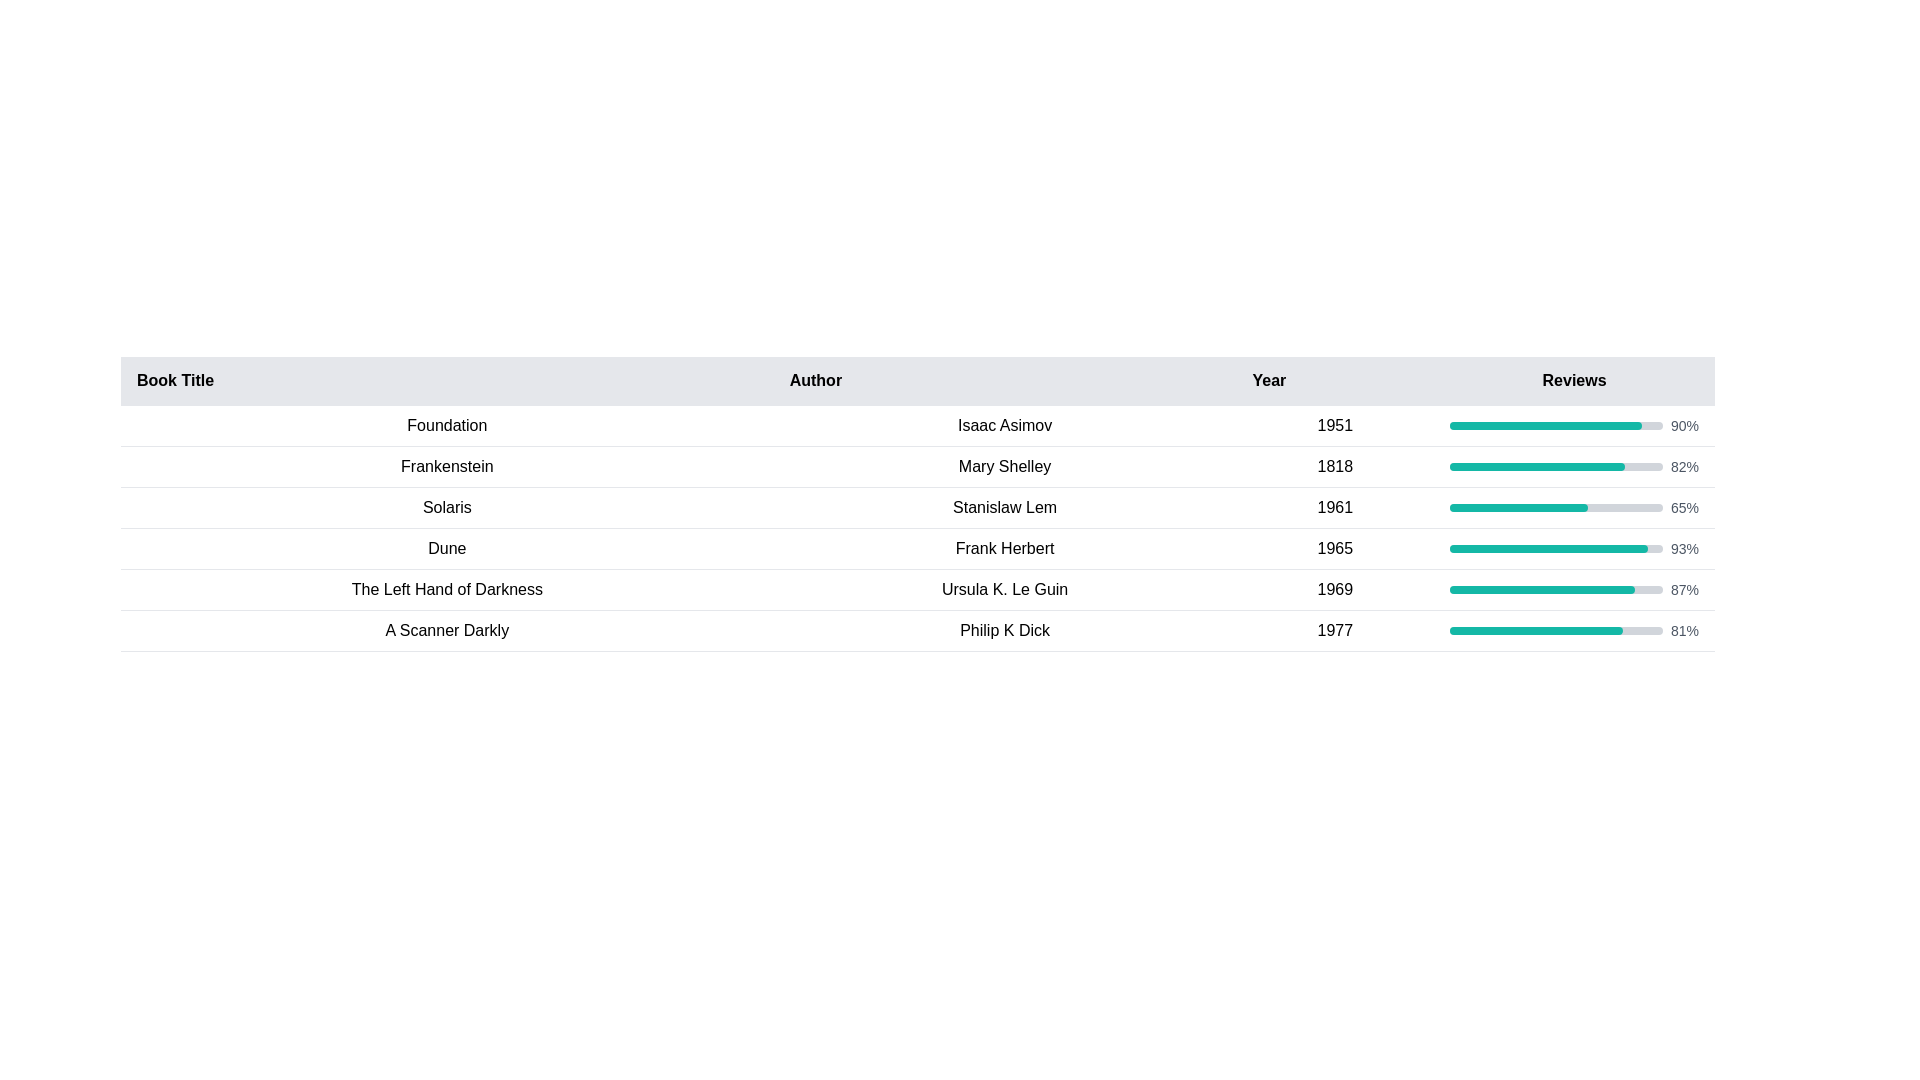 This screenshot has width=1920, height=1080. What do you see at coordinates (1555, 507) in the screenshot?
I see `the progress bar indicating a 65% completion for reviews associated with the book 'Solaris'` at bounding box center [1555, 507].